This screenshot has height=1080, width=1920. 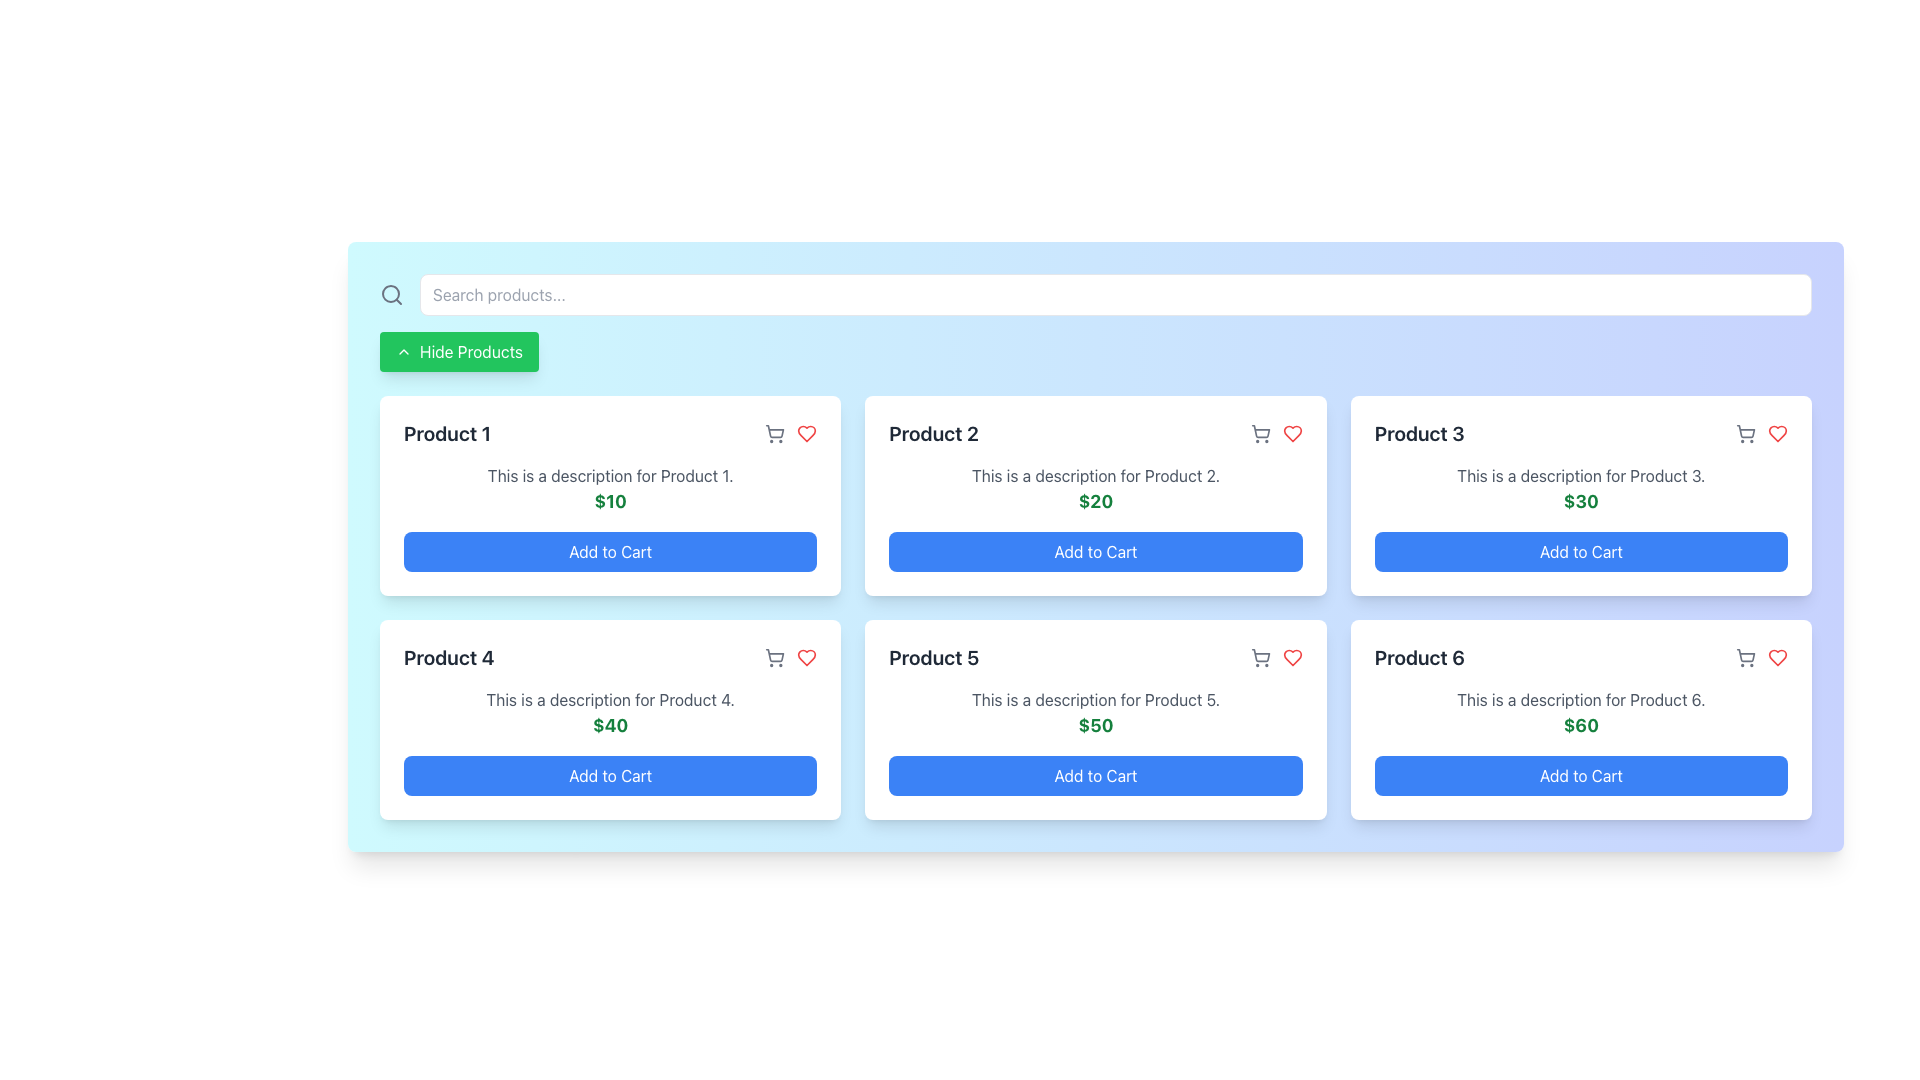 What do you see at coordinates (1580, 500) in the screenshot?
I see `the price label displaying '$30' in bold green text, located within the 'Product 3' card, above the 'Add to Cart' button` at bounding box center [1580, 500].